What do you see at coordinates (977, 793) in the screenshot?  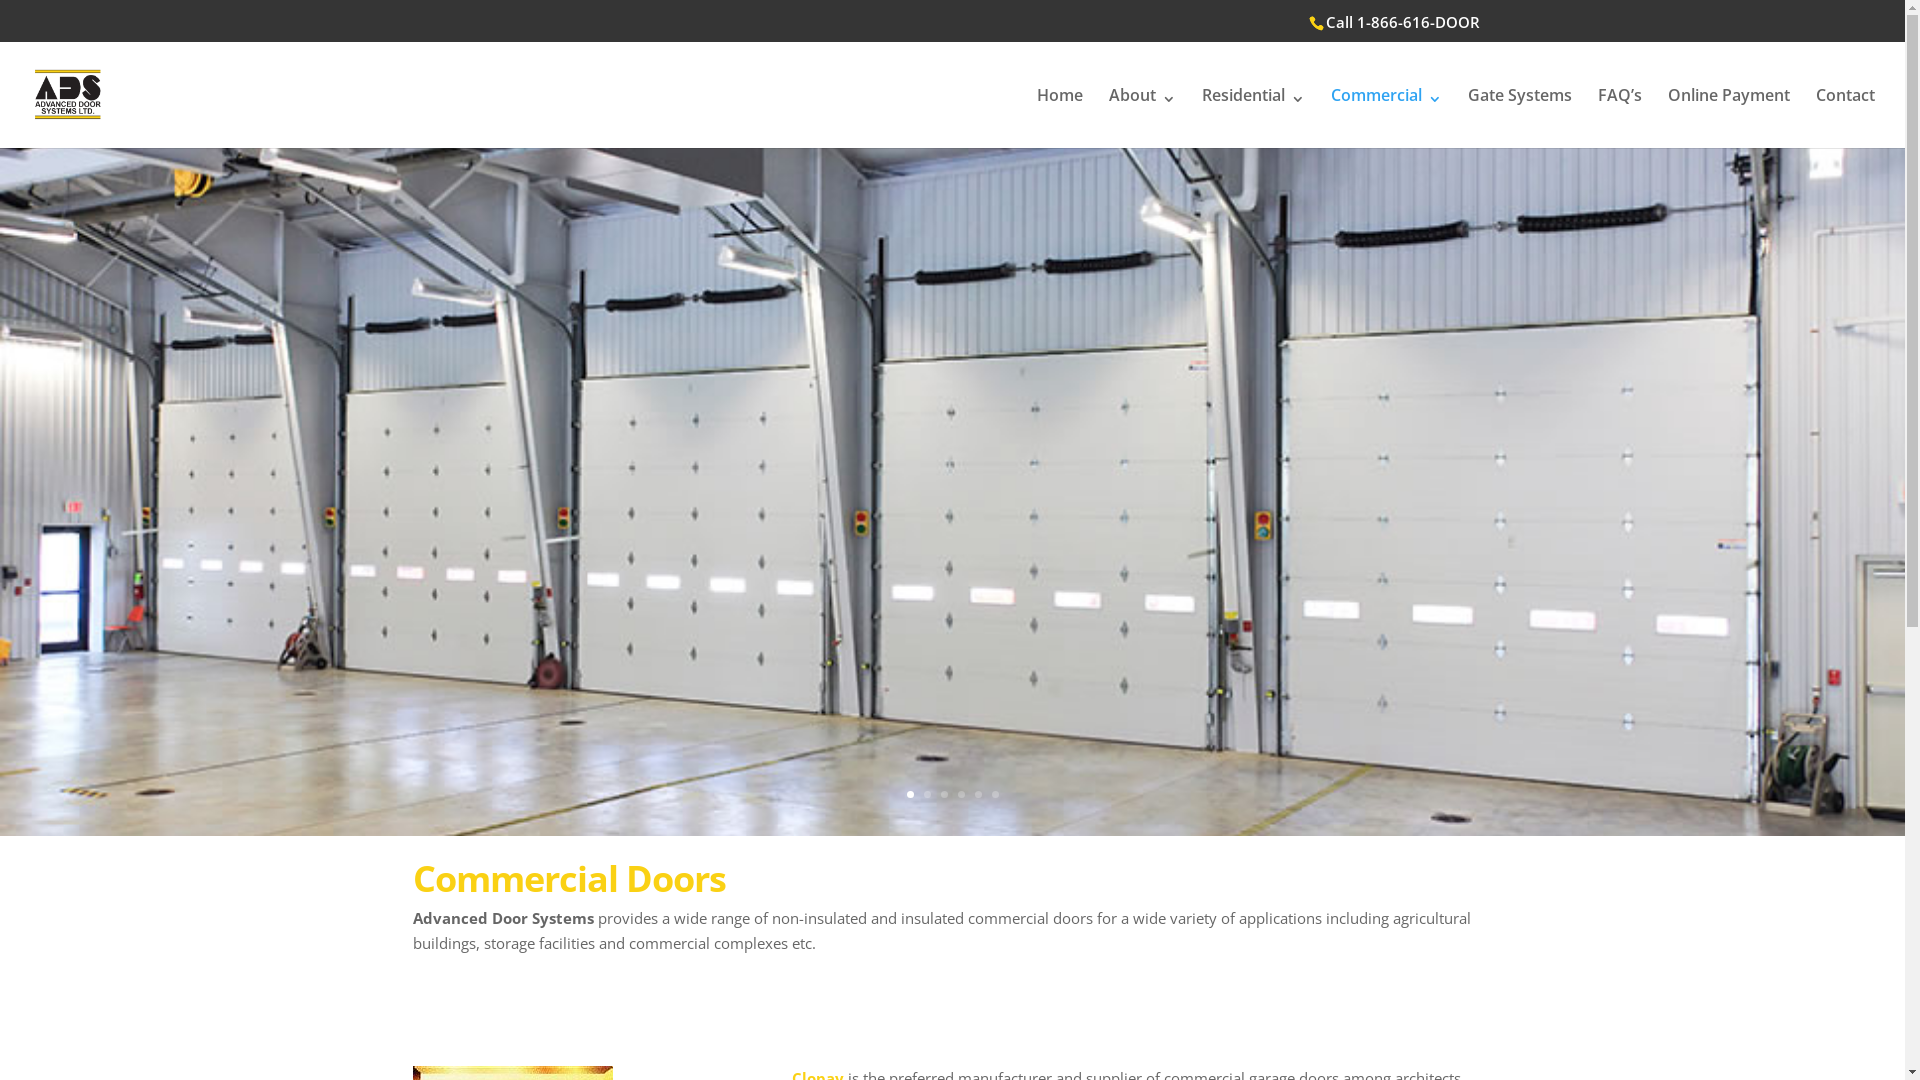 I see `'5'` at bounding box center [977, 793].